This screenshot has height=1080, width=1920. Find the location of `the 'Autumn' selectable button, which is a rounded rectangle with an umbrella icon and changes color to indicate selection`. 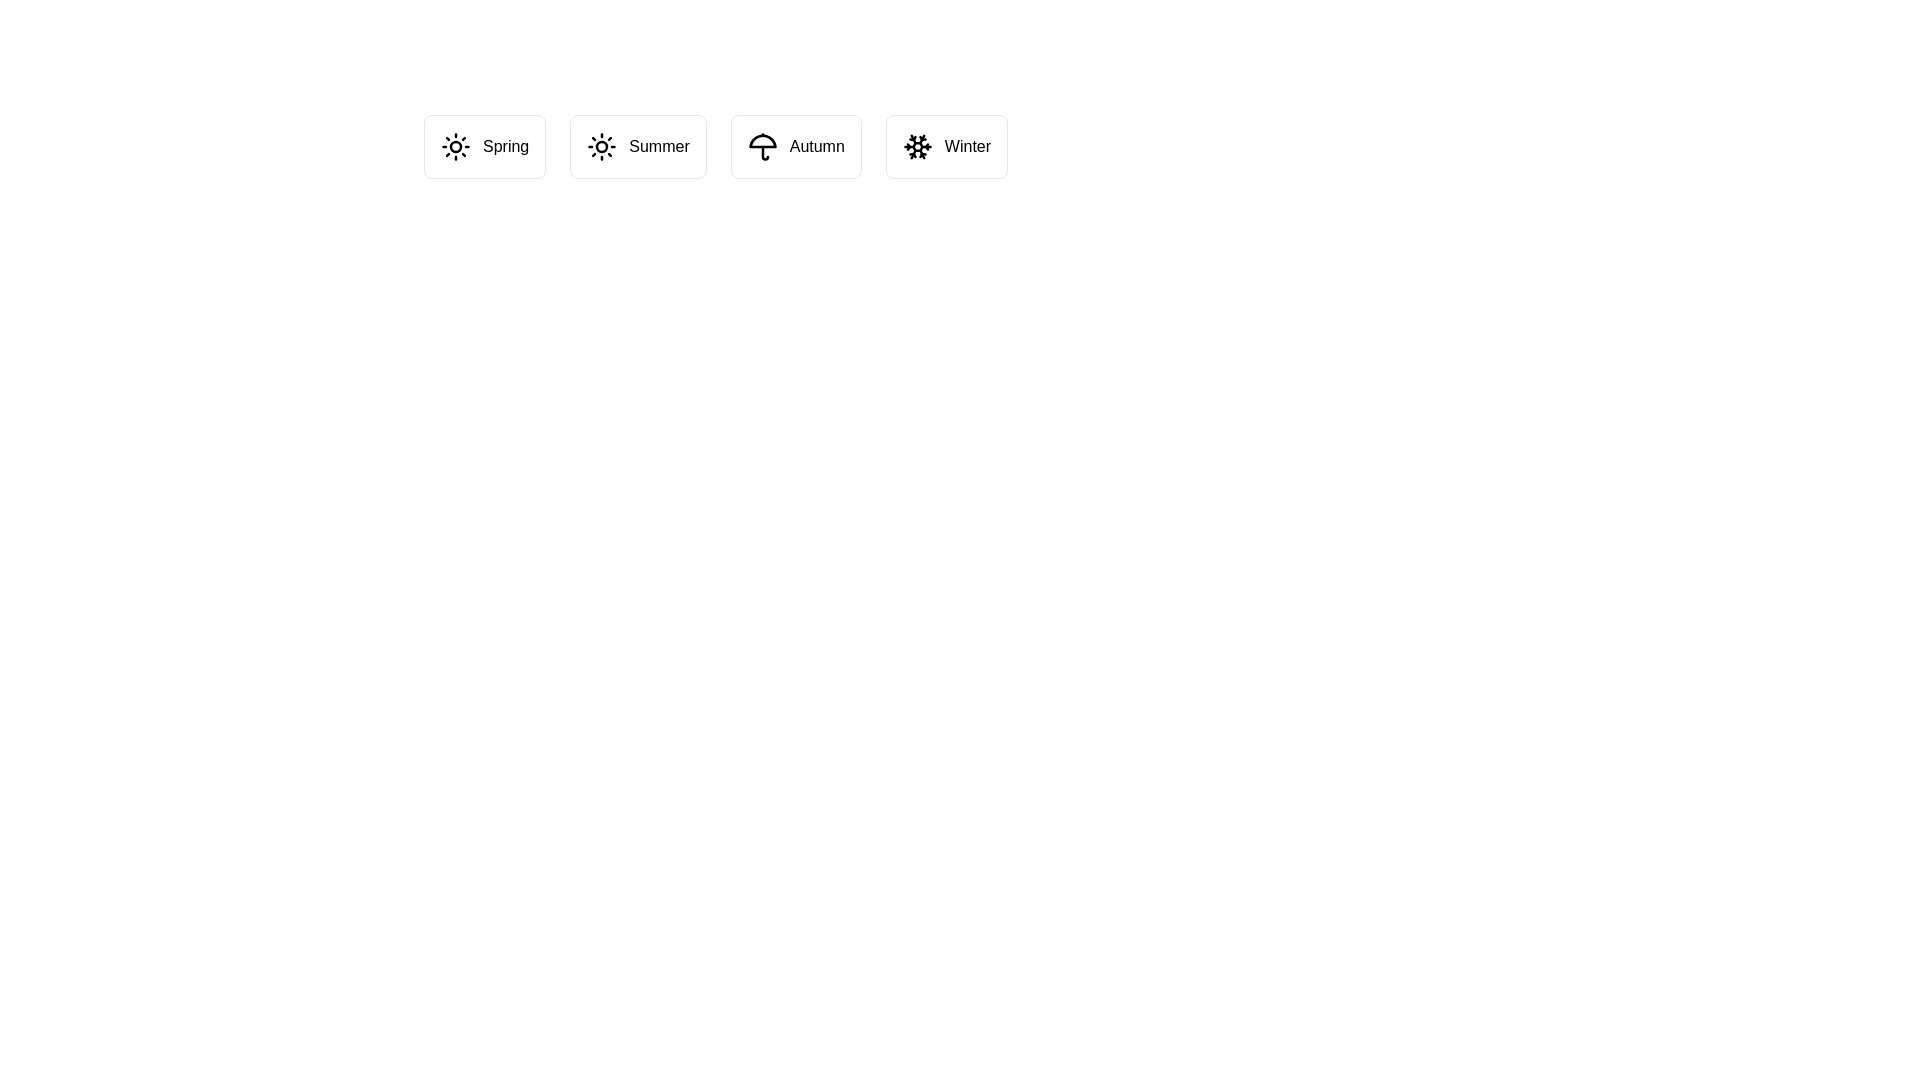

the 'Autumn' selectable button, which is a rounded rectangle with an umbrella icon and changes color to indicate selection is located at coordinates (795, 145).